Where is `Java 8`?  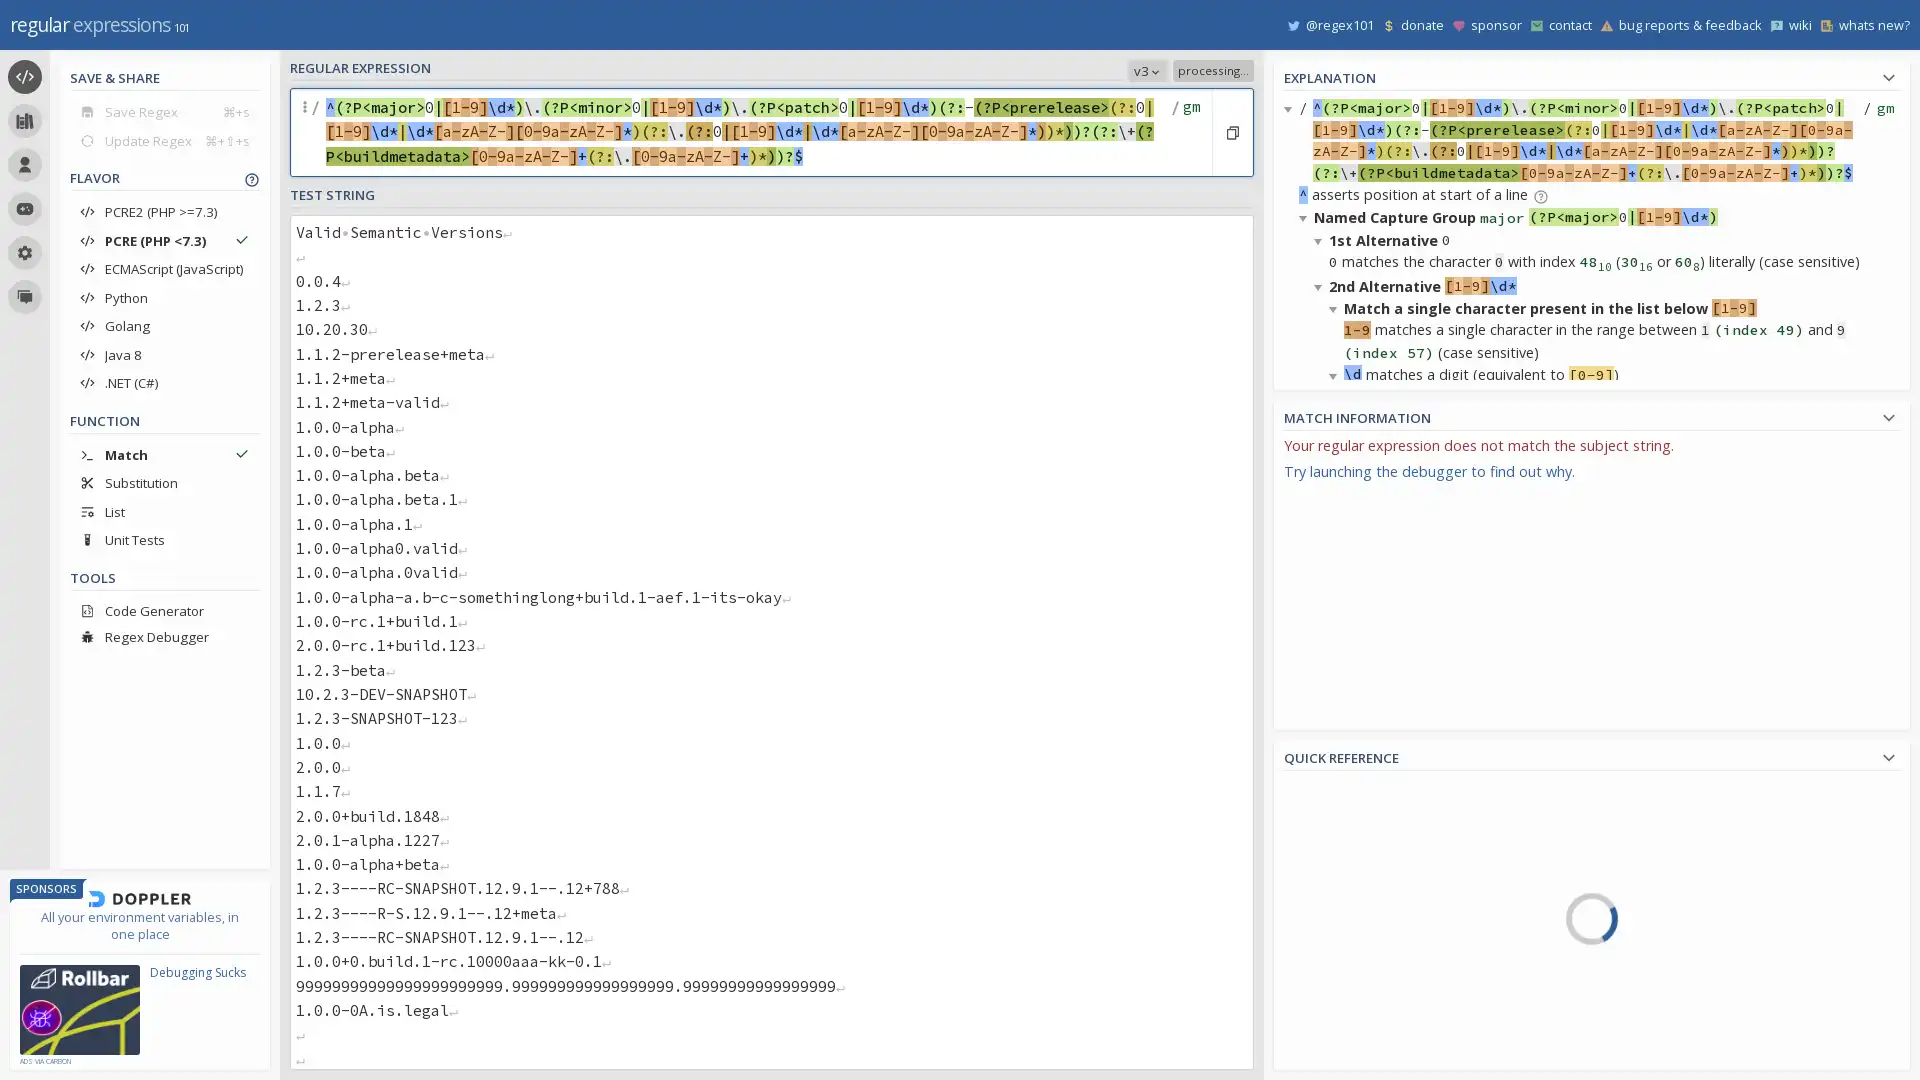
Java 8 is located at coordinates (164, 353).